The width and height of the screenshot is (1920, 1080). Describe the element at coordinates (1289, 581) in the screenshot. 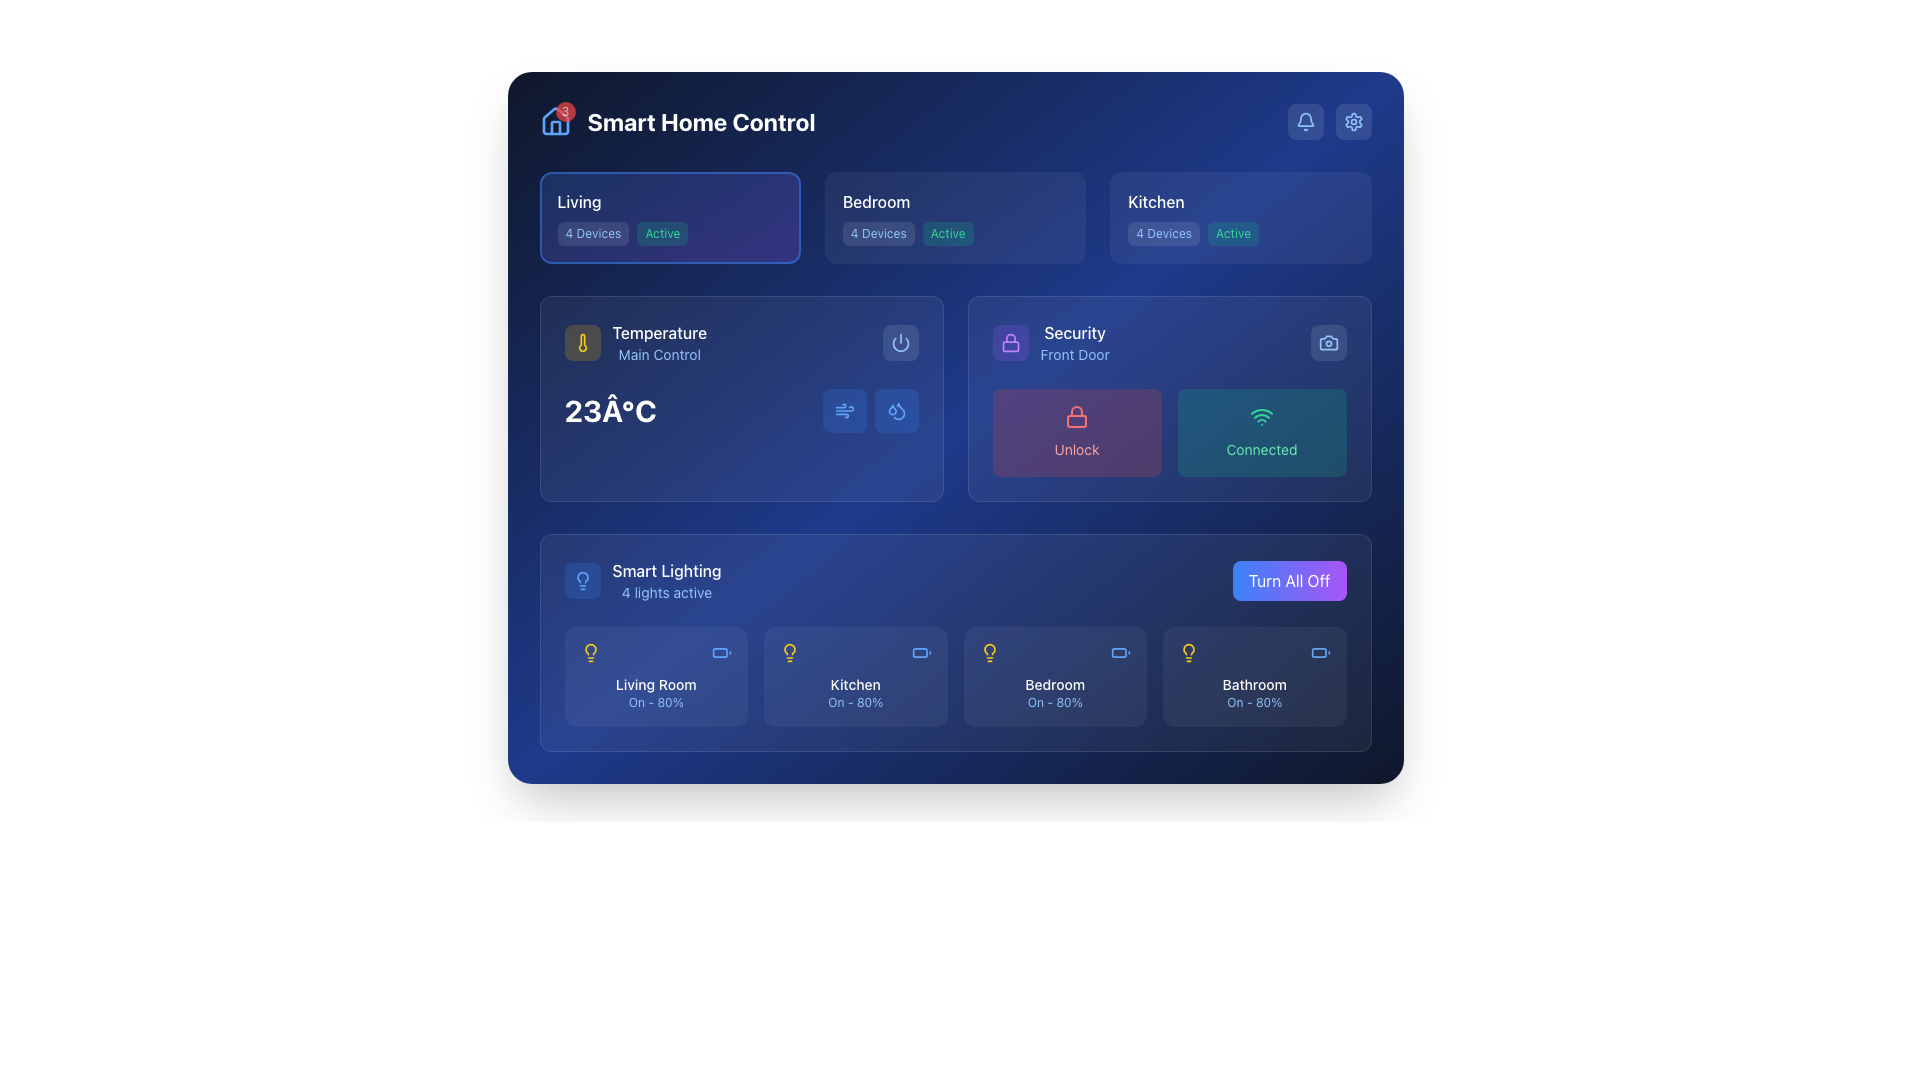

I see `the rectangular button labeled 'Turn All Off' with a gradient background transitioning from blue to purple` at that location.